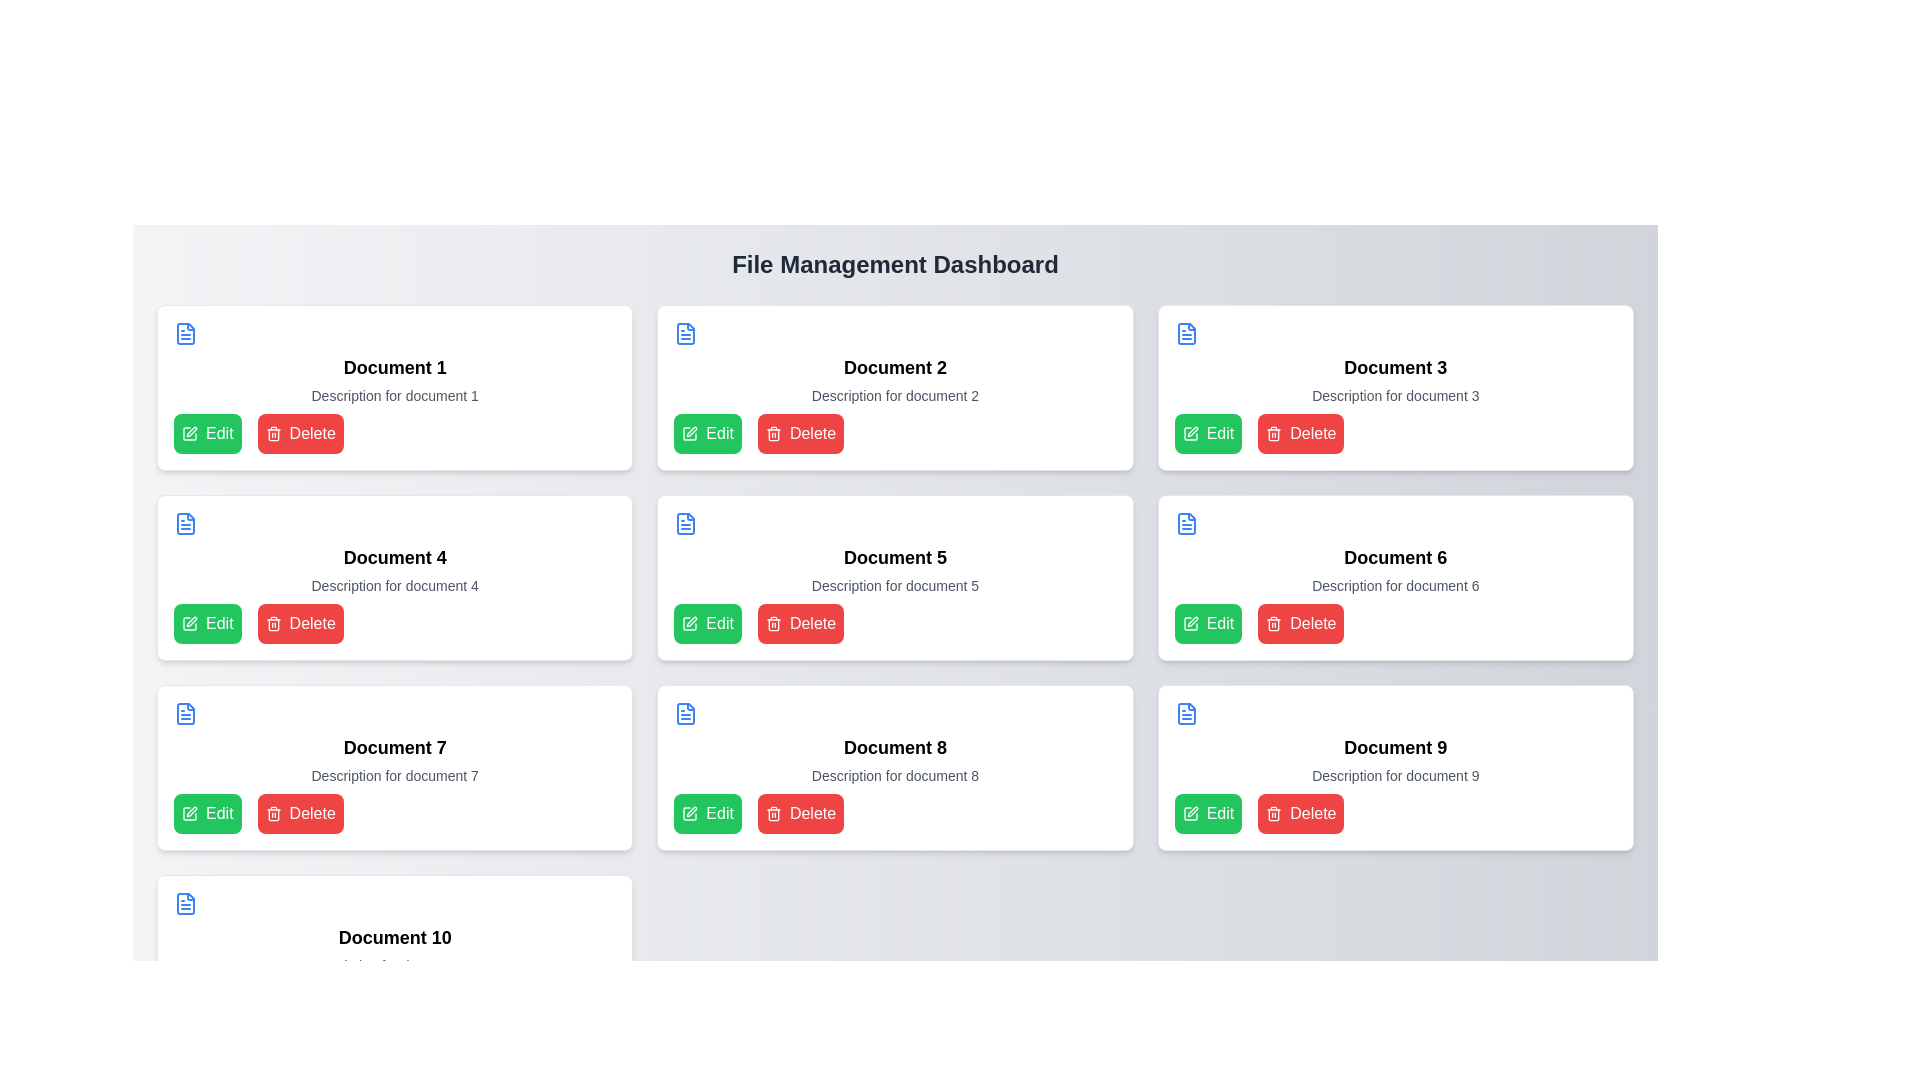  Describe the element at coordinates (686, 523) in the screenshot. I see `the blue file icon representing 'Document 5', which is styled with rounded edges and lines, positioned above the text 'Document 5' in the card grid layout` at that location.